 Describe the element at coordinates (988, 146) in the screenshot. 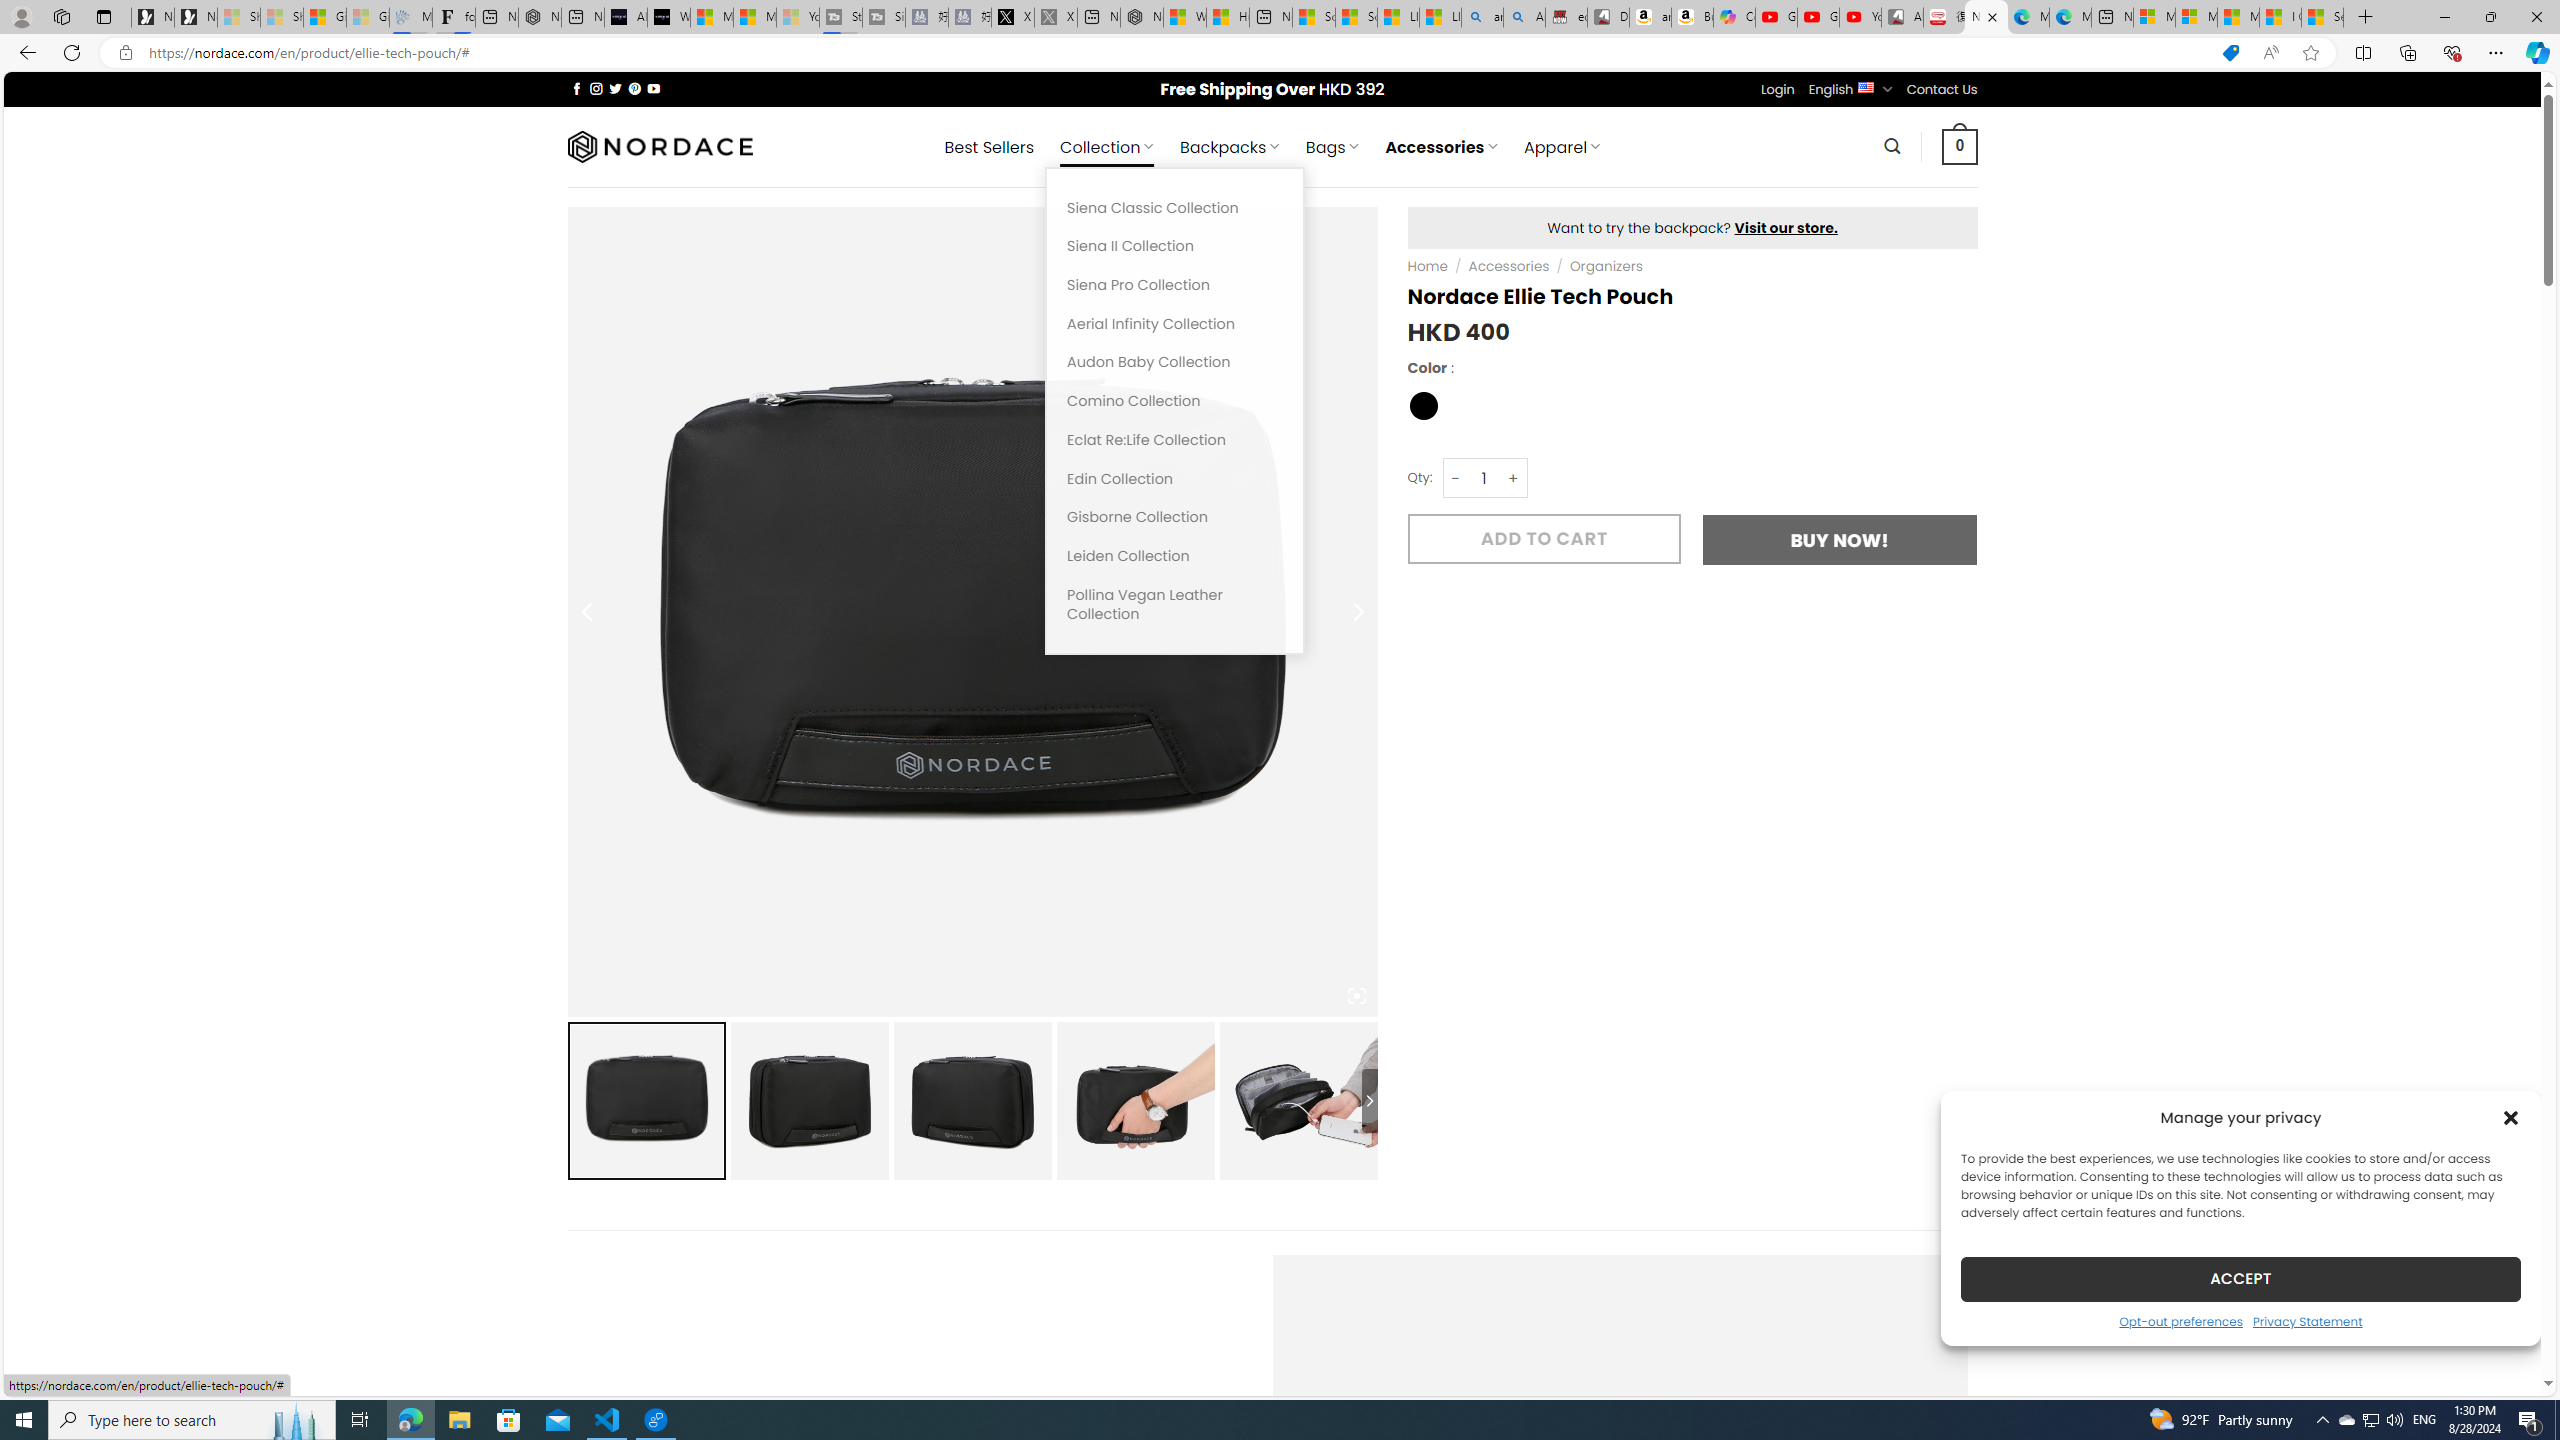

I see `'  Best Sellers'` at that location.